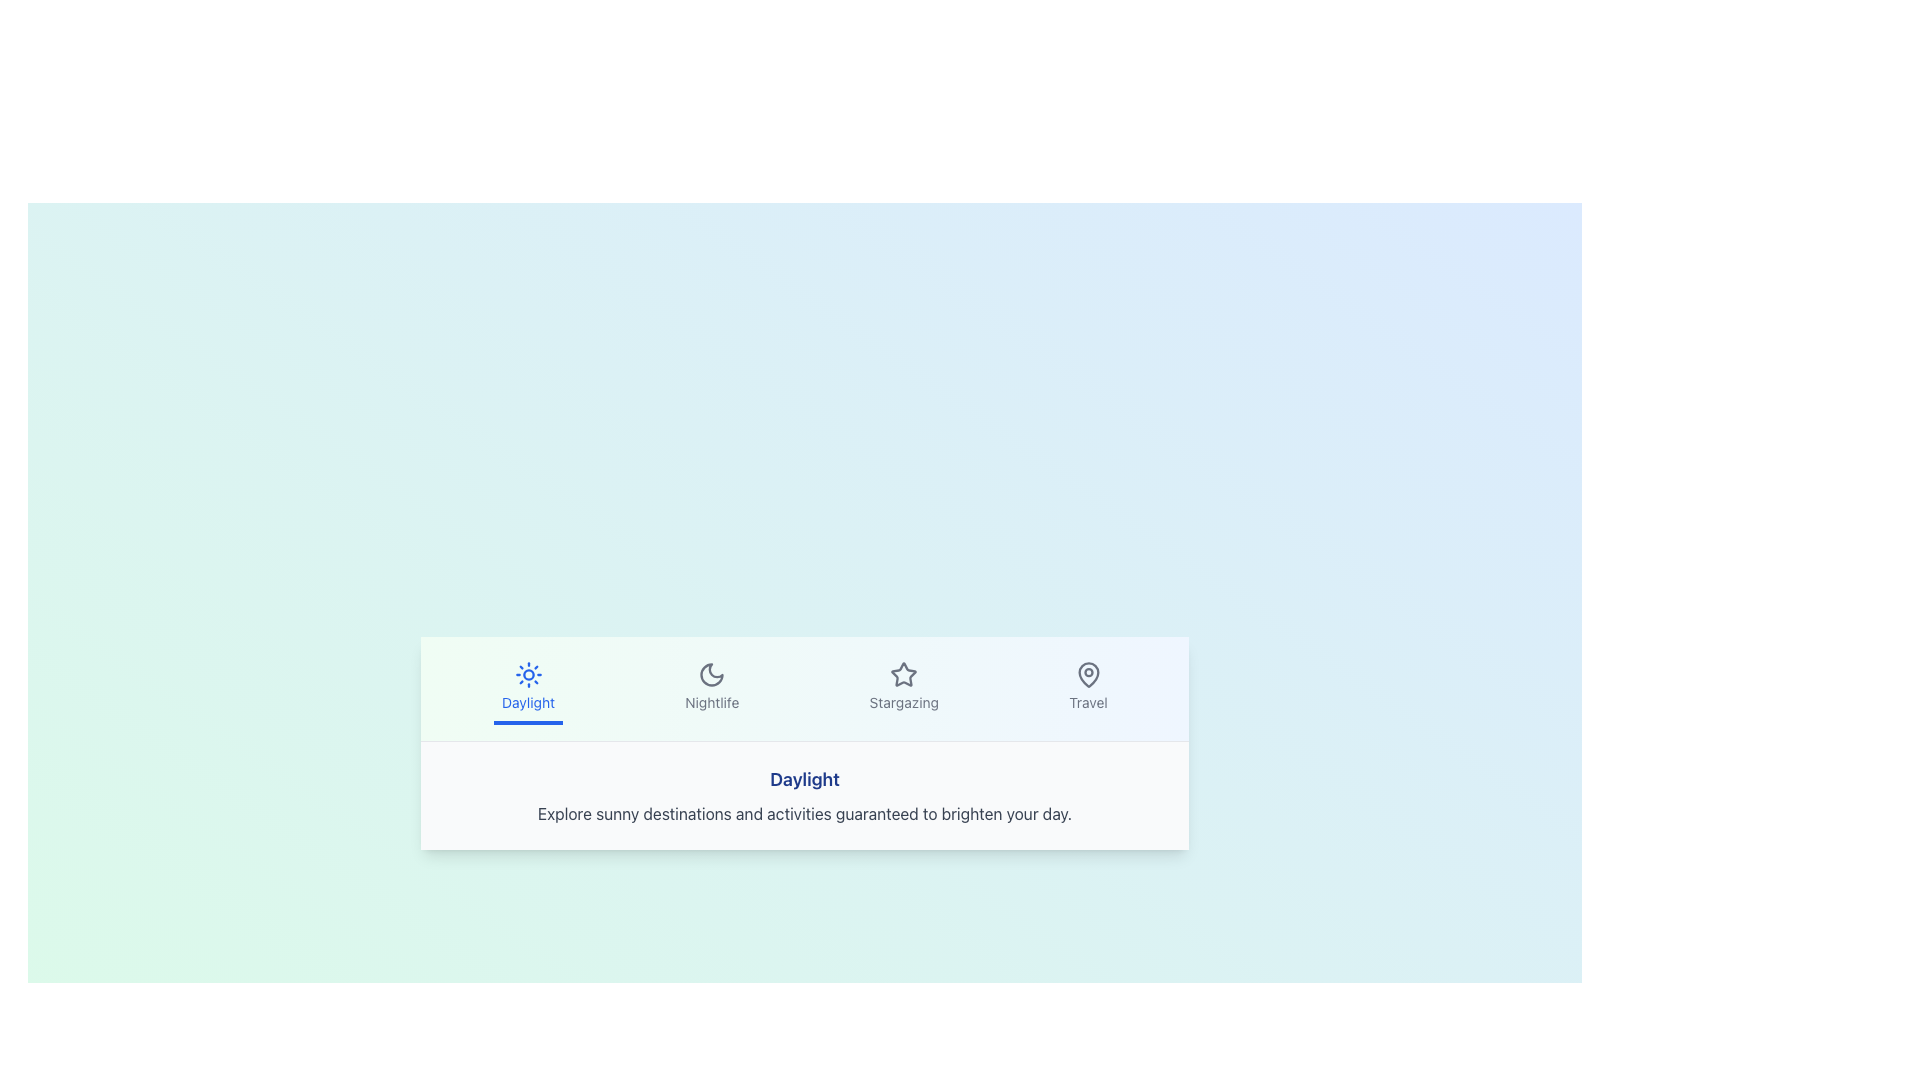 The image size is (1920, 1080). I want to click on the star-shaped icon with a hollow center located in the menu section above the 'Stargazing' label, so click(903, 673).